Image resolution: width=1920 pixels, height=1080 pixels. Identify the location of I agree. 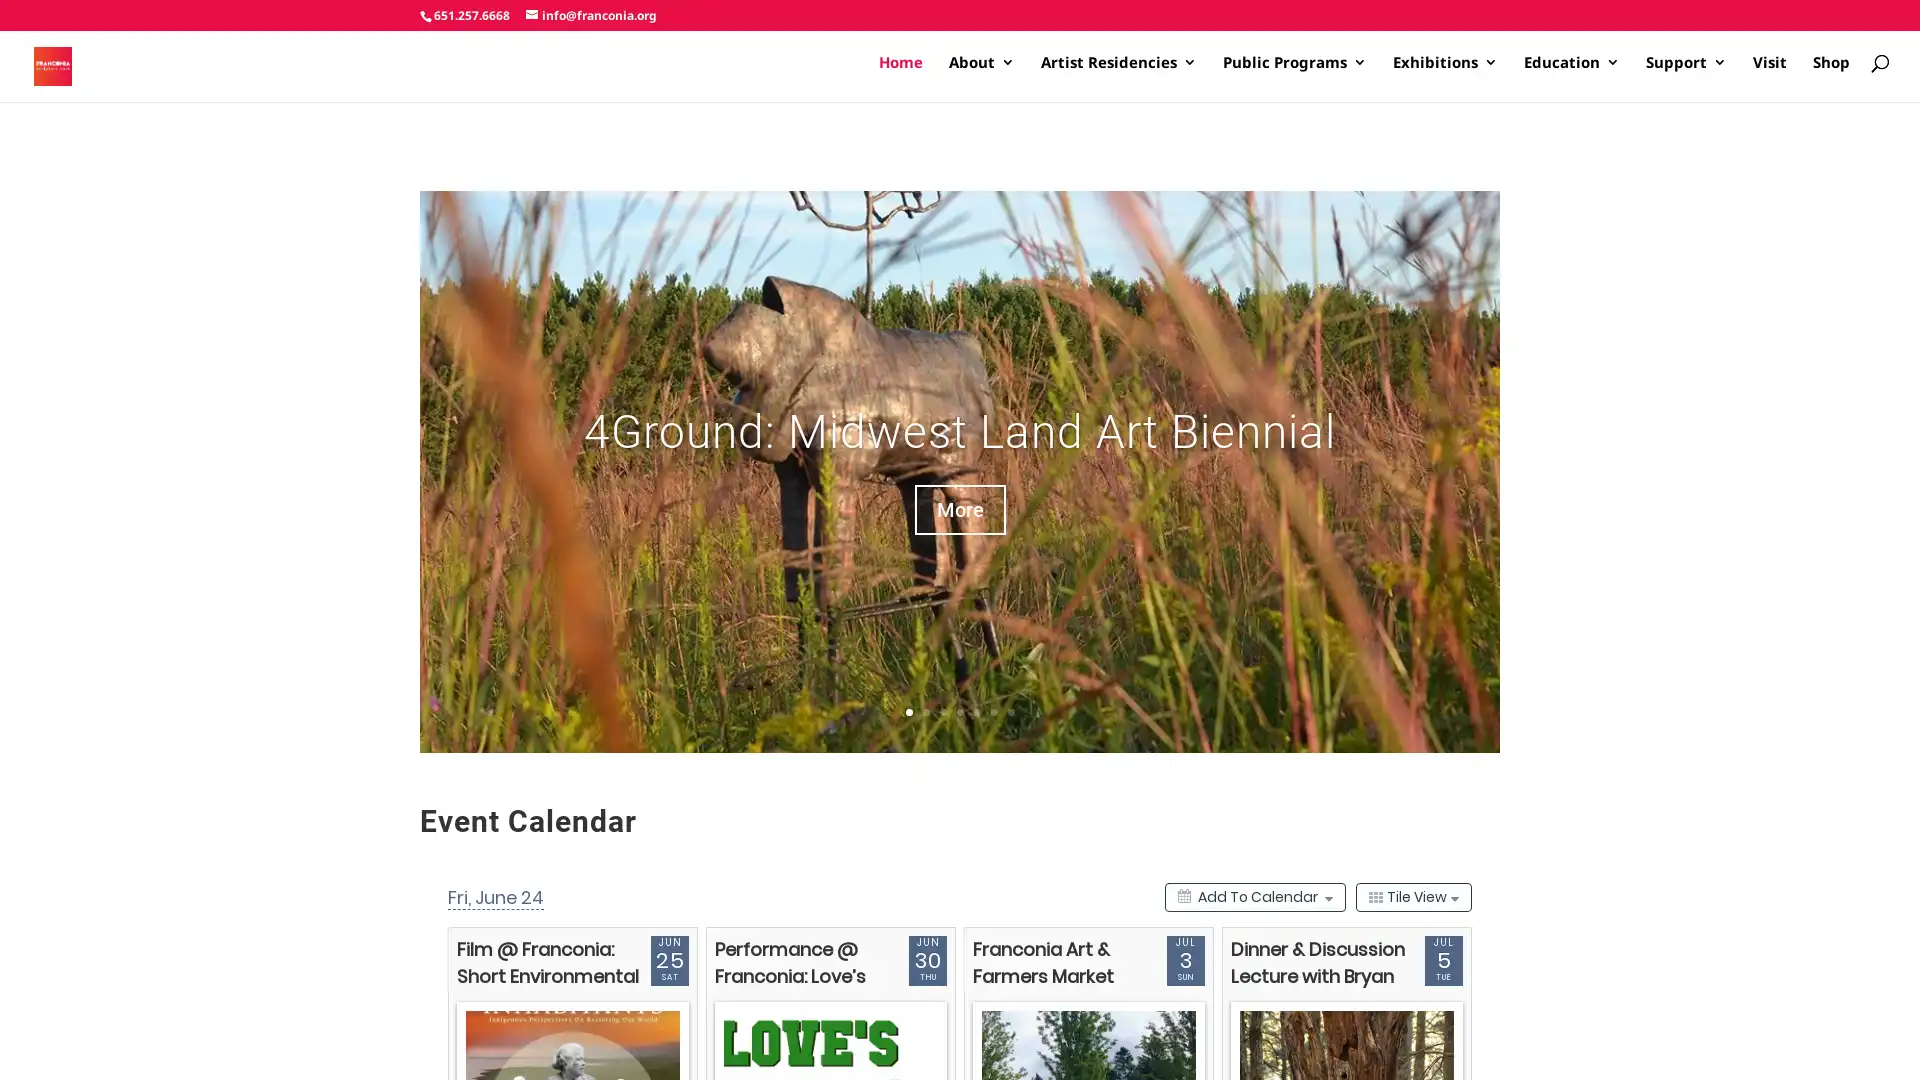
(1506, 22).